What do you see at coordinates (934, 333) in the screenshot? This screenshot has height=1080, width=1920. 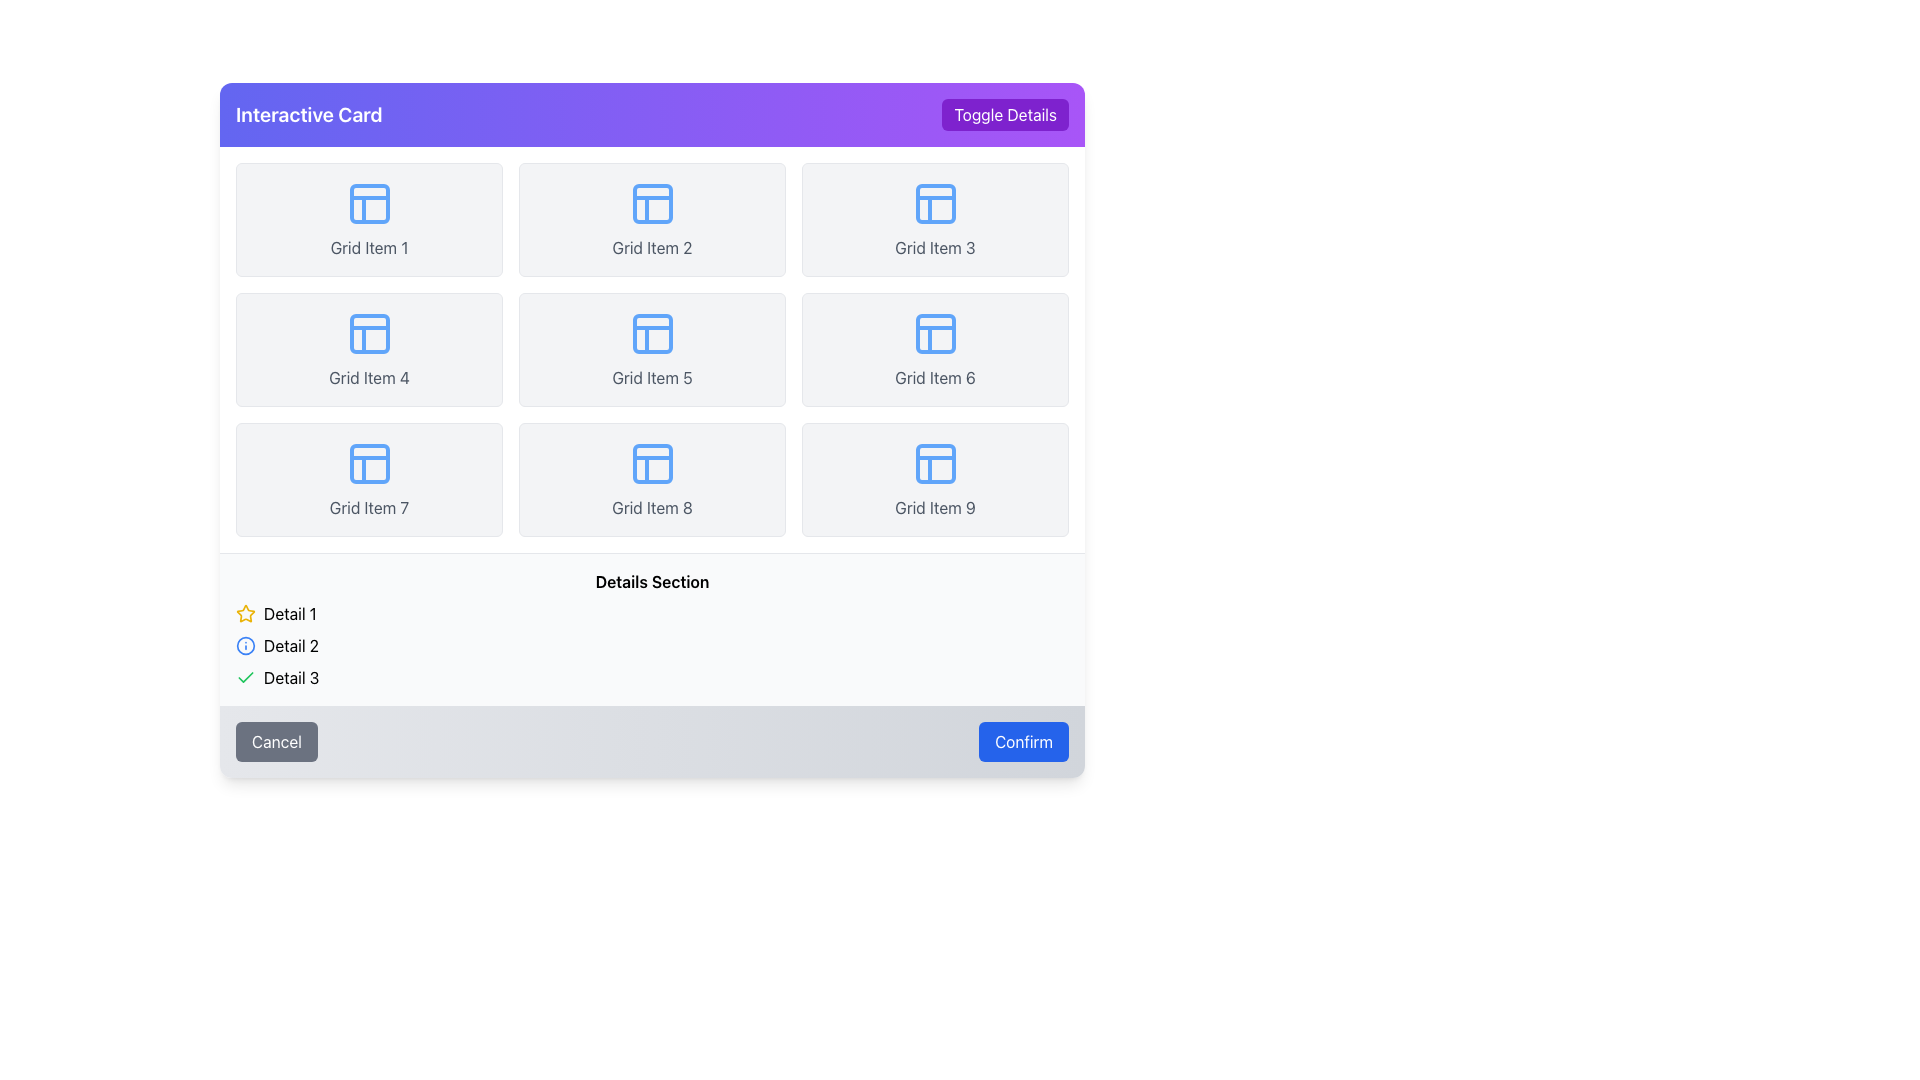 I see `the decorative icon for 'Grid Item 6' located in the second row and third column of the grid layout` at bounding box center [934, 333].